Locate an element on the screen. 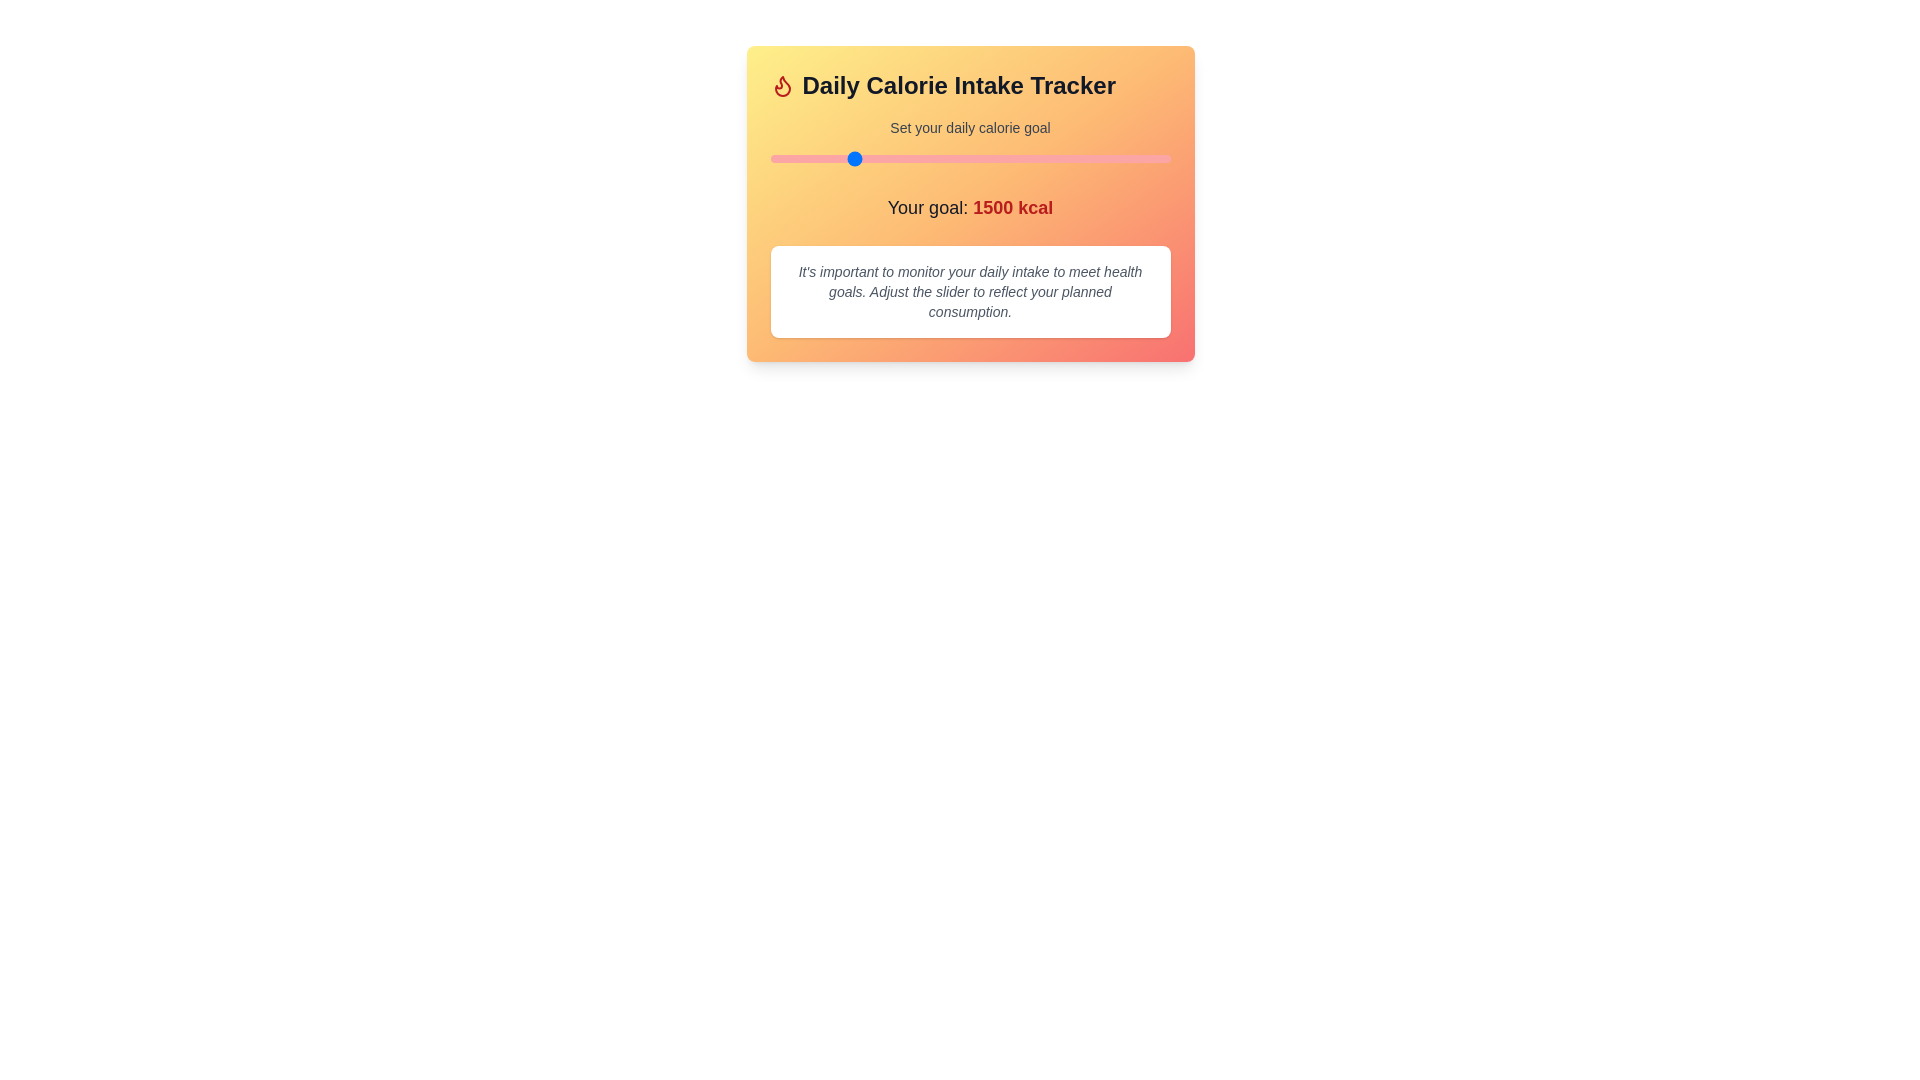 The height and width of the screenshot is (1080, 1920). the calorie goal slider to a value of 2358 is located at coordinates (987, 157).